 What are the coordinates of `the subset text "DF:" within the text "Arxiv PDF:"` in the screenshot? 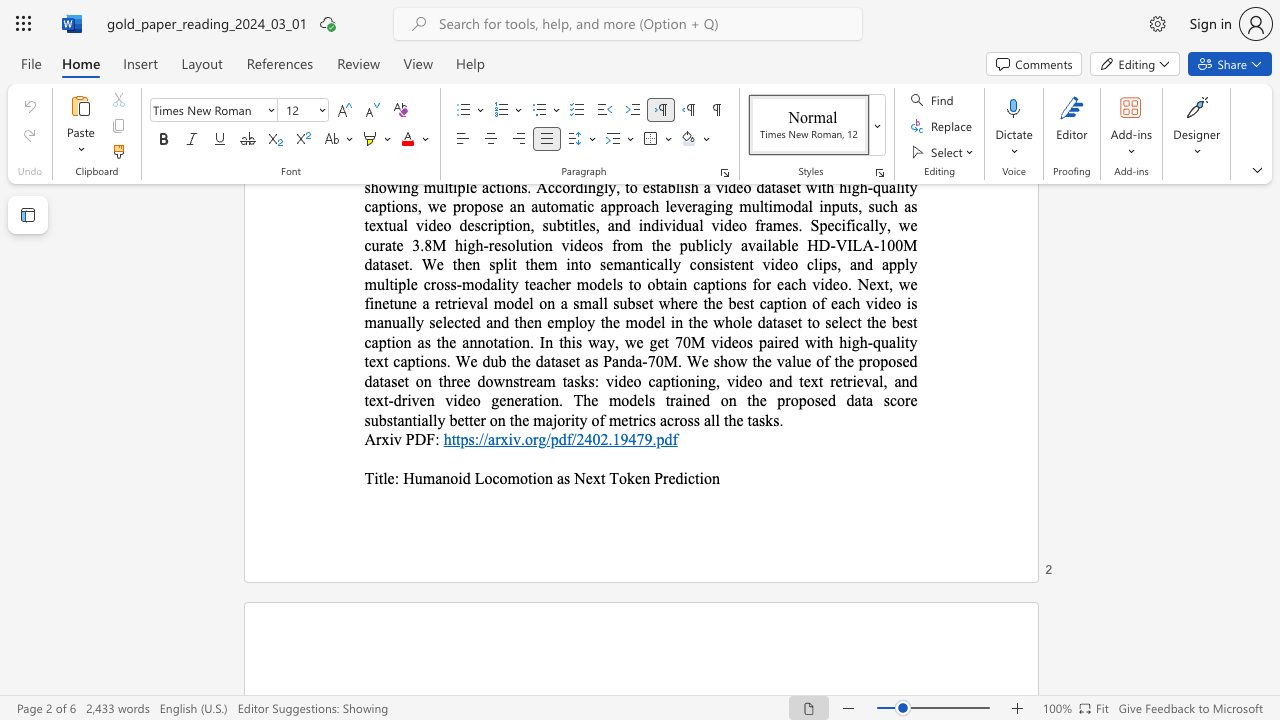 It's located at (413, 438).